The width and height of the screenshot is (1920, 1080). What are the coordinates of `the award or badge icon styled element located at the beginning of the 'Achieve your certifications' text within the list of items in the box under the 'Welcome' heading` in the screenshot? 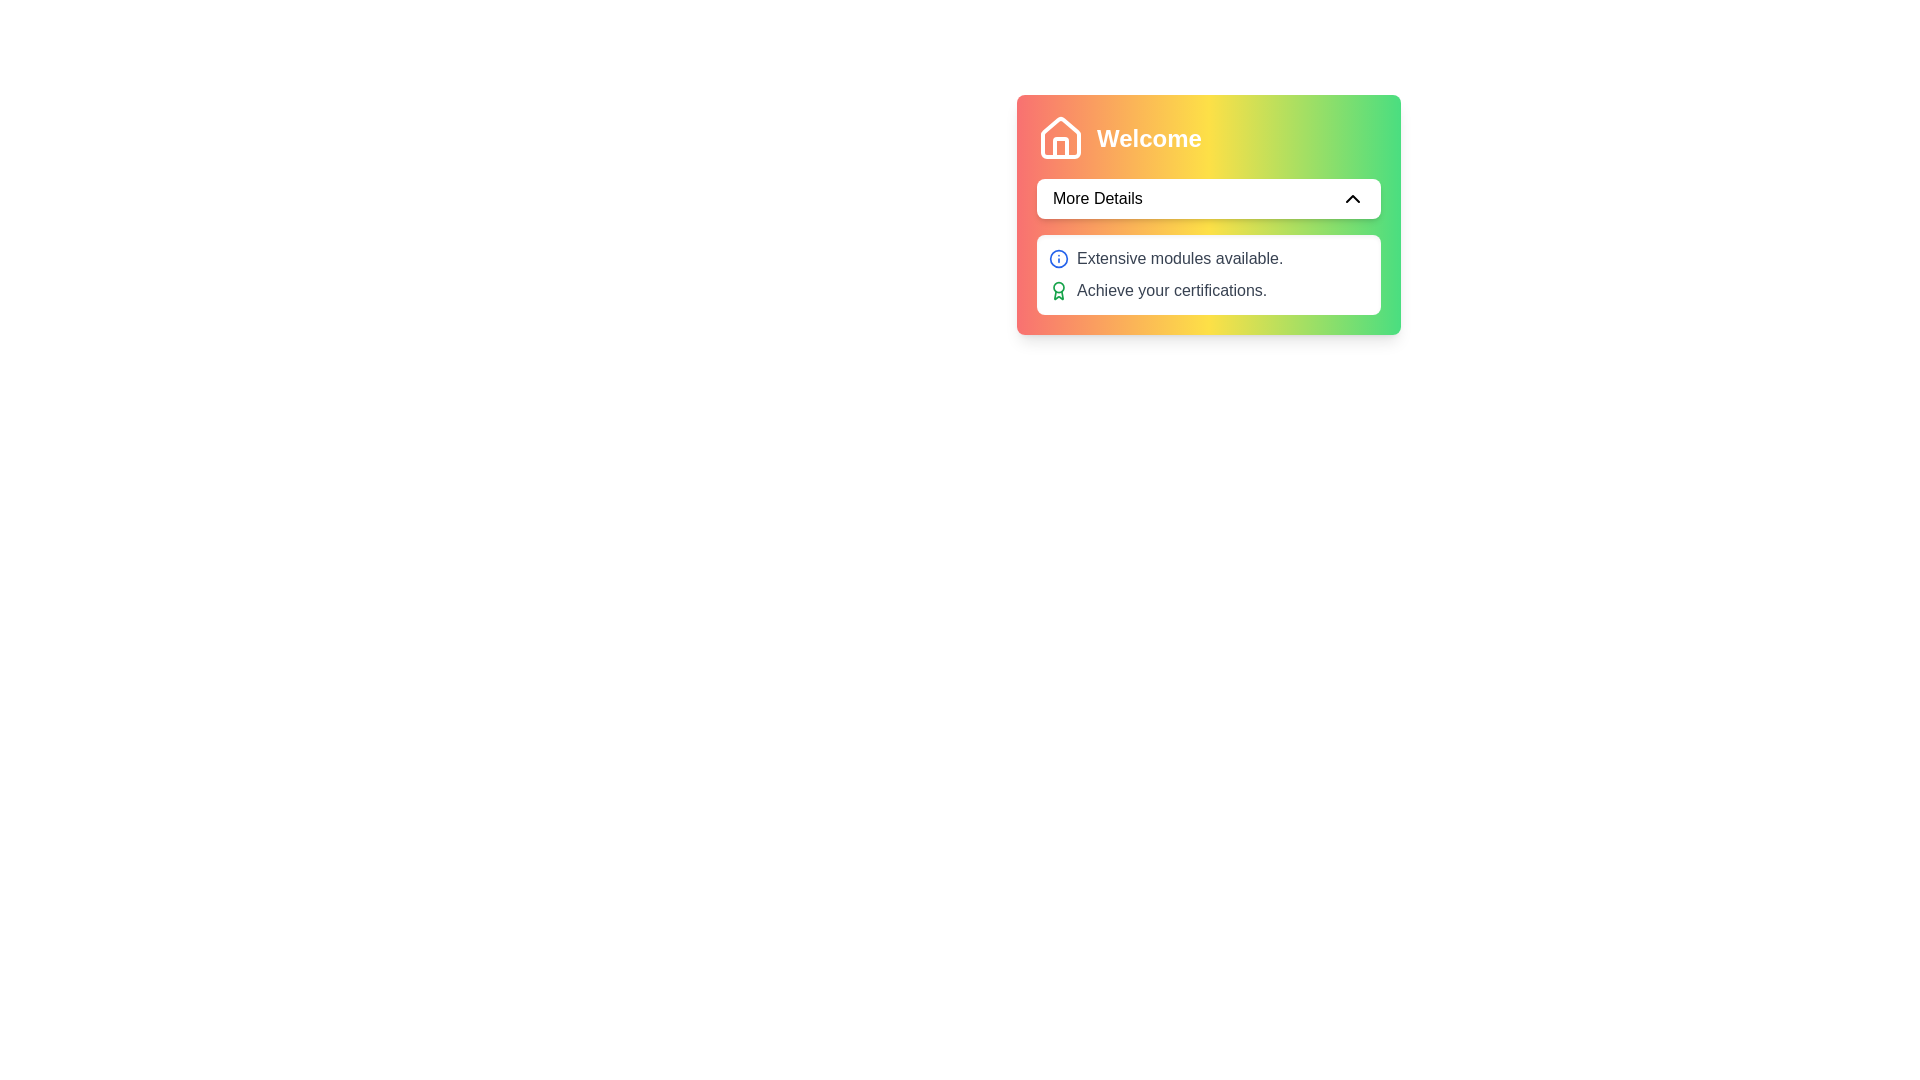 It's located at (1058, 290).